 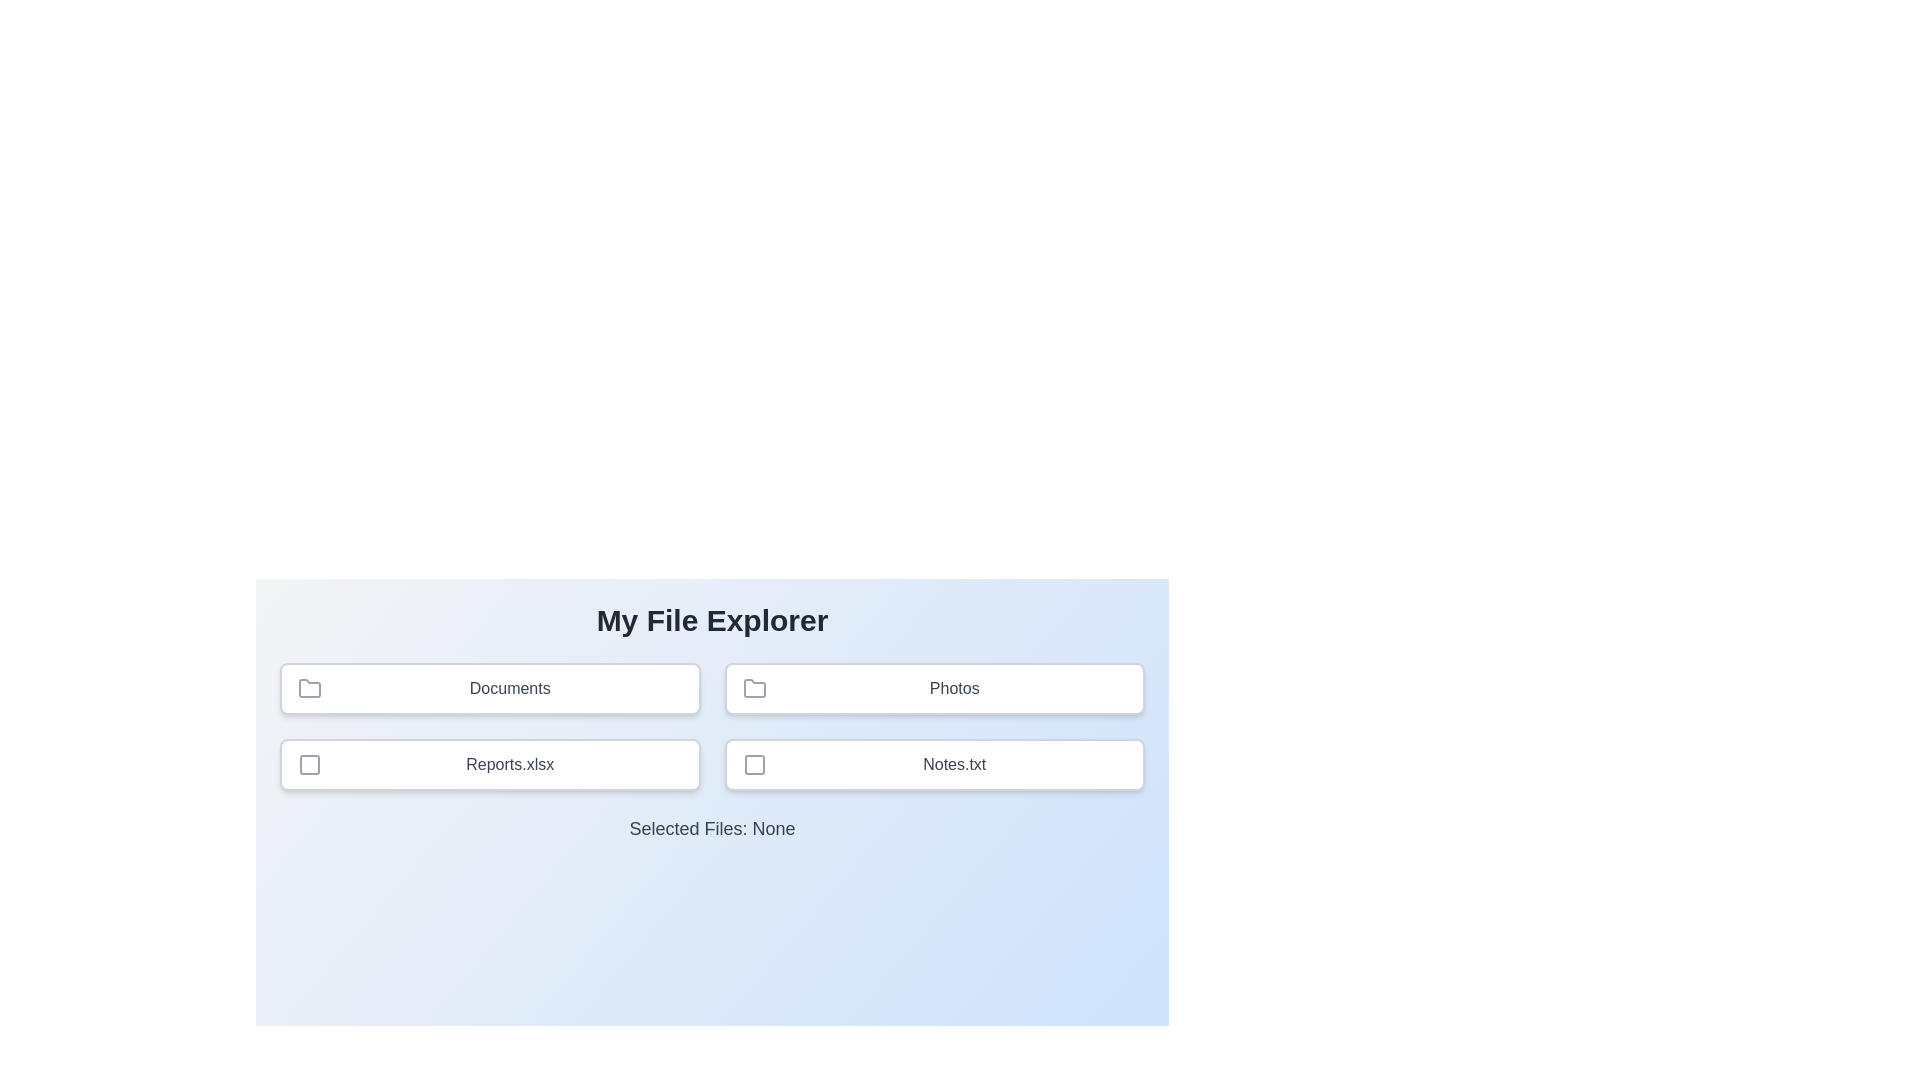 I want to click on the item Photos by clicking on it, so click(x=933, y=688).